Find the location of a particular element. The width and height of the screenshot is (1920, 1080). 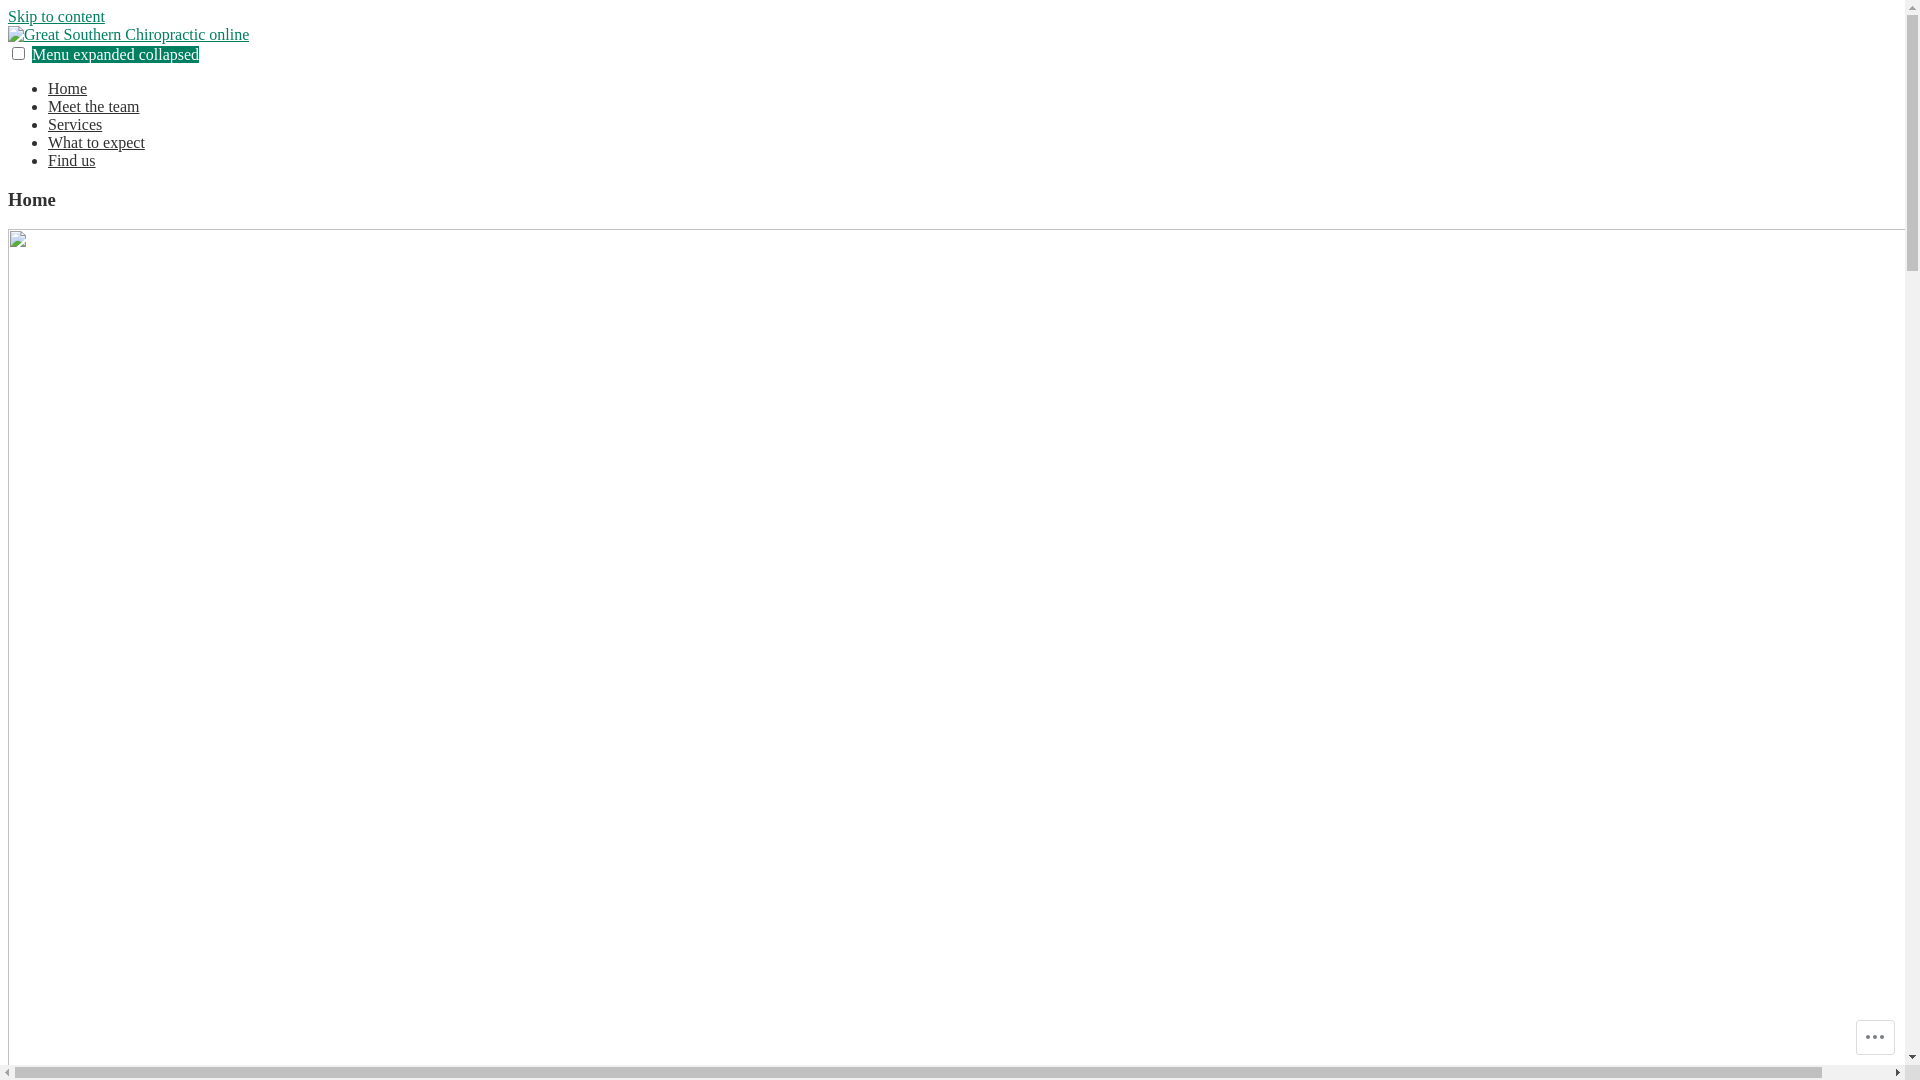

'What to expect' is located at coordinates (48, 141).